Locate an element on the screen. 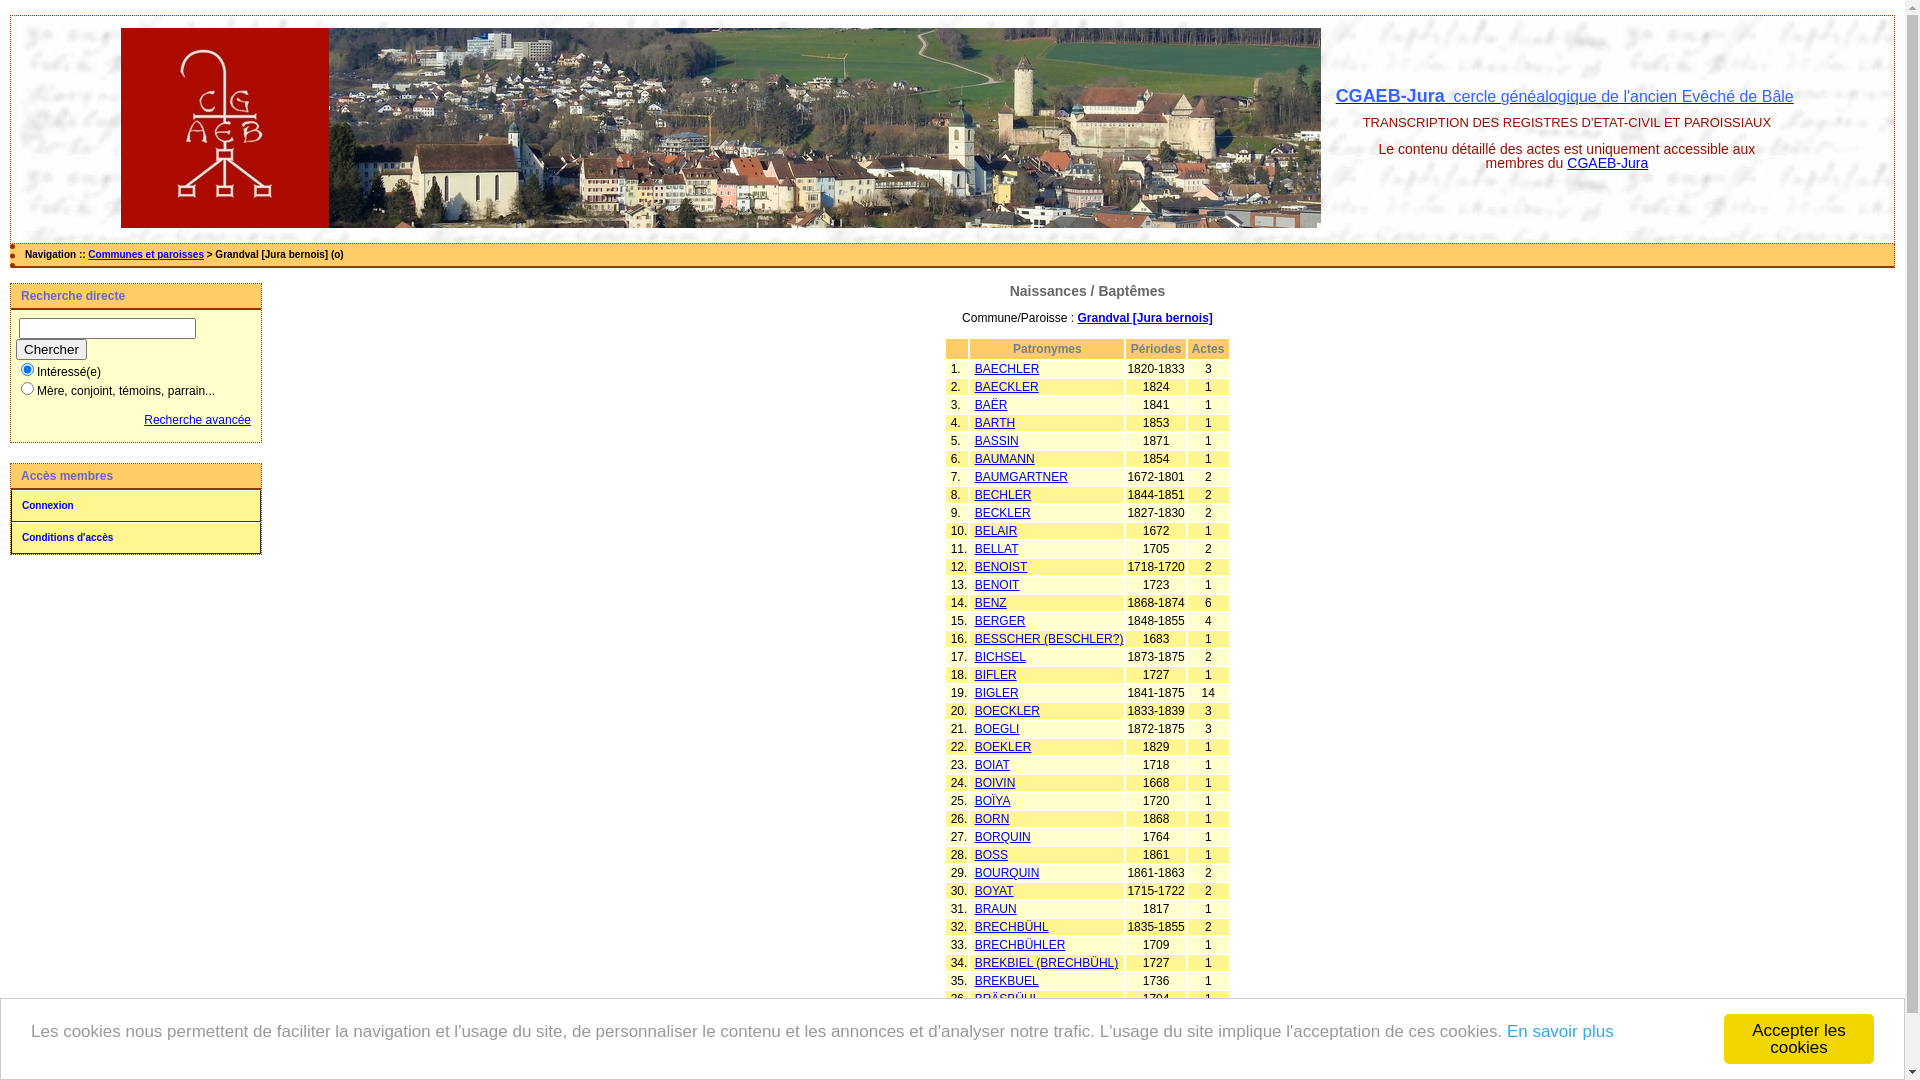 The width and height of the screenshot is (1920, 1080). 'Connexion' is located at coordinates (10, 504).